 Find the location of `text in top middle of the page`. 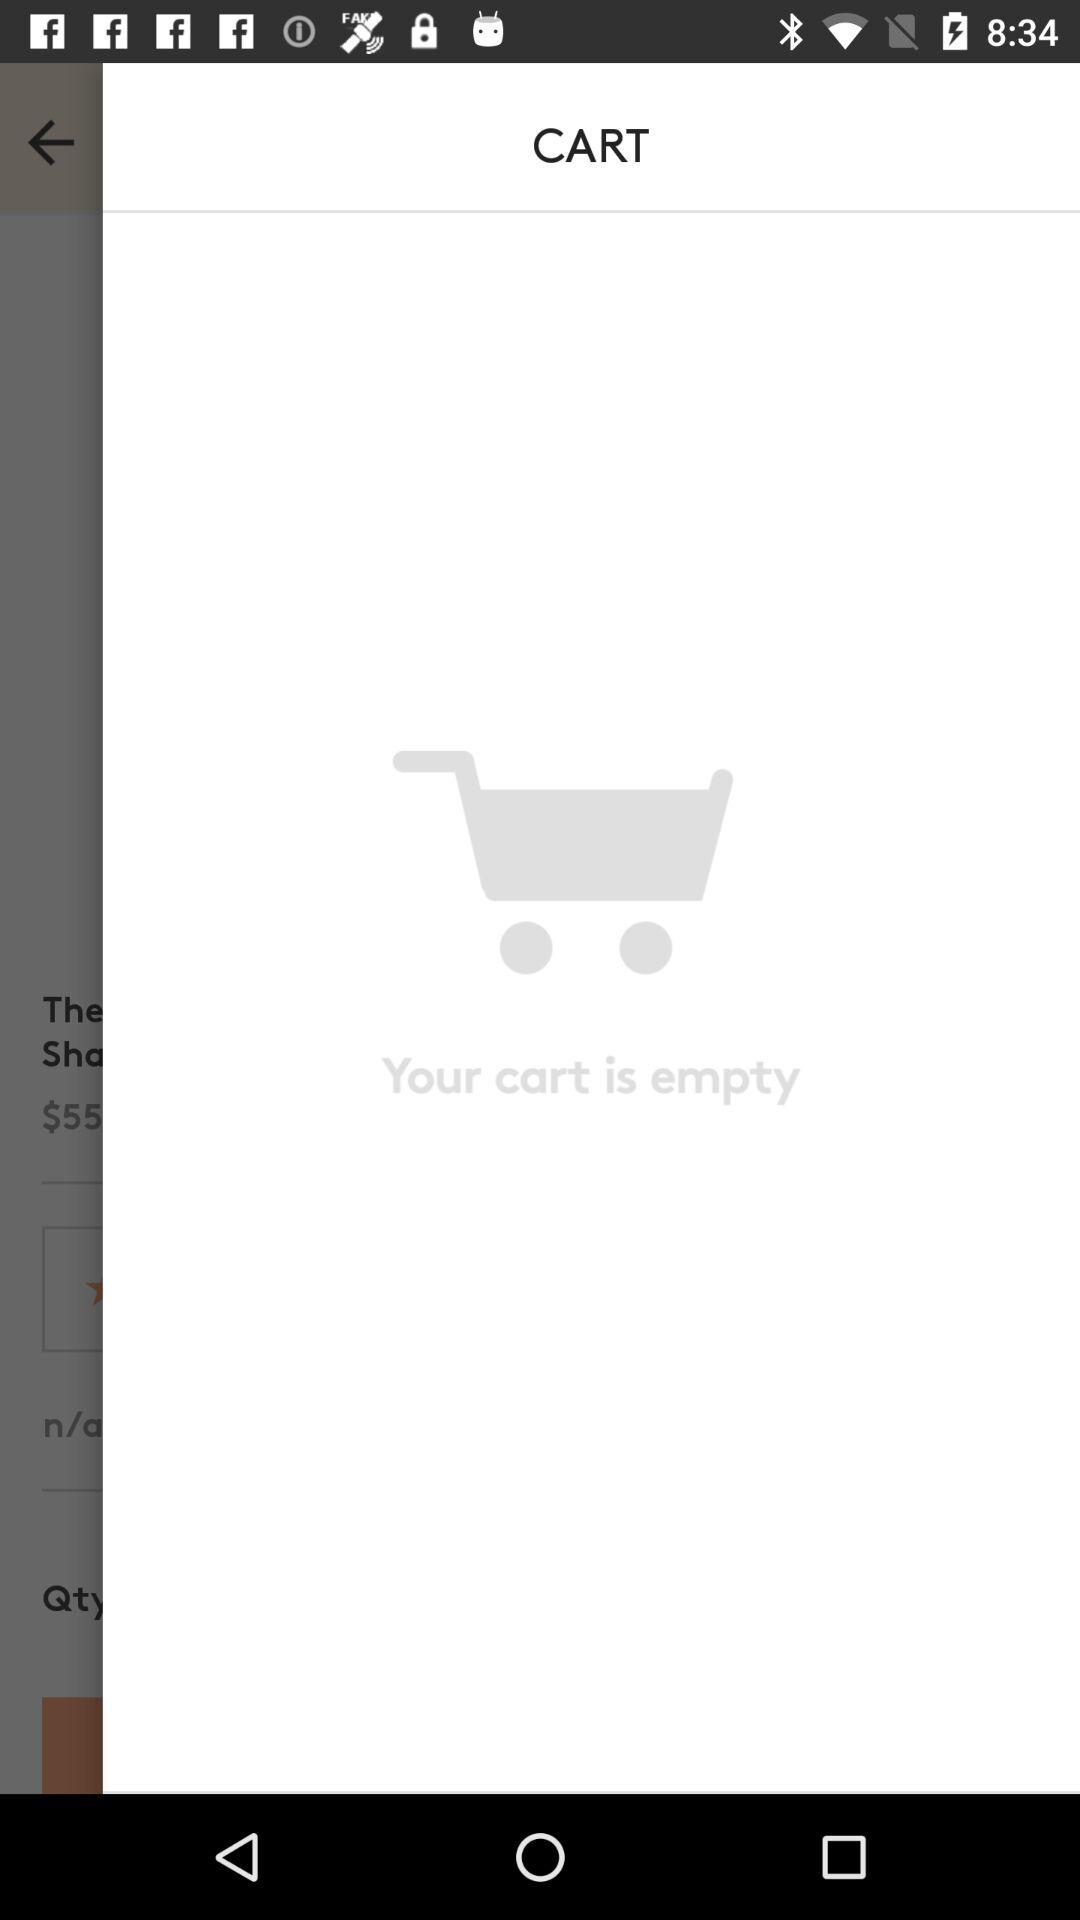

text in top middle of the page is located at coordinates (471, 136).